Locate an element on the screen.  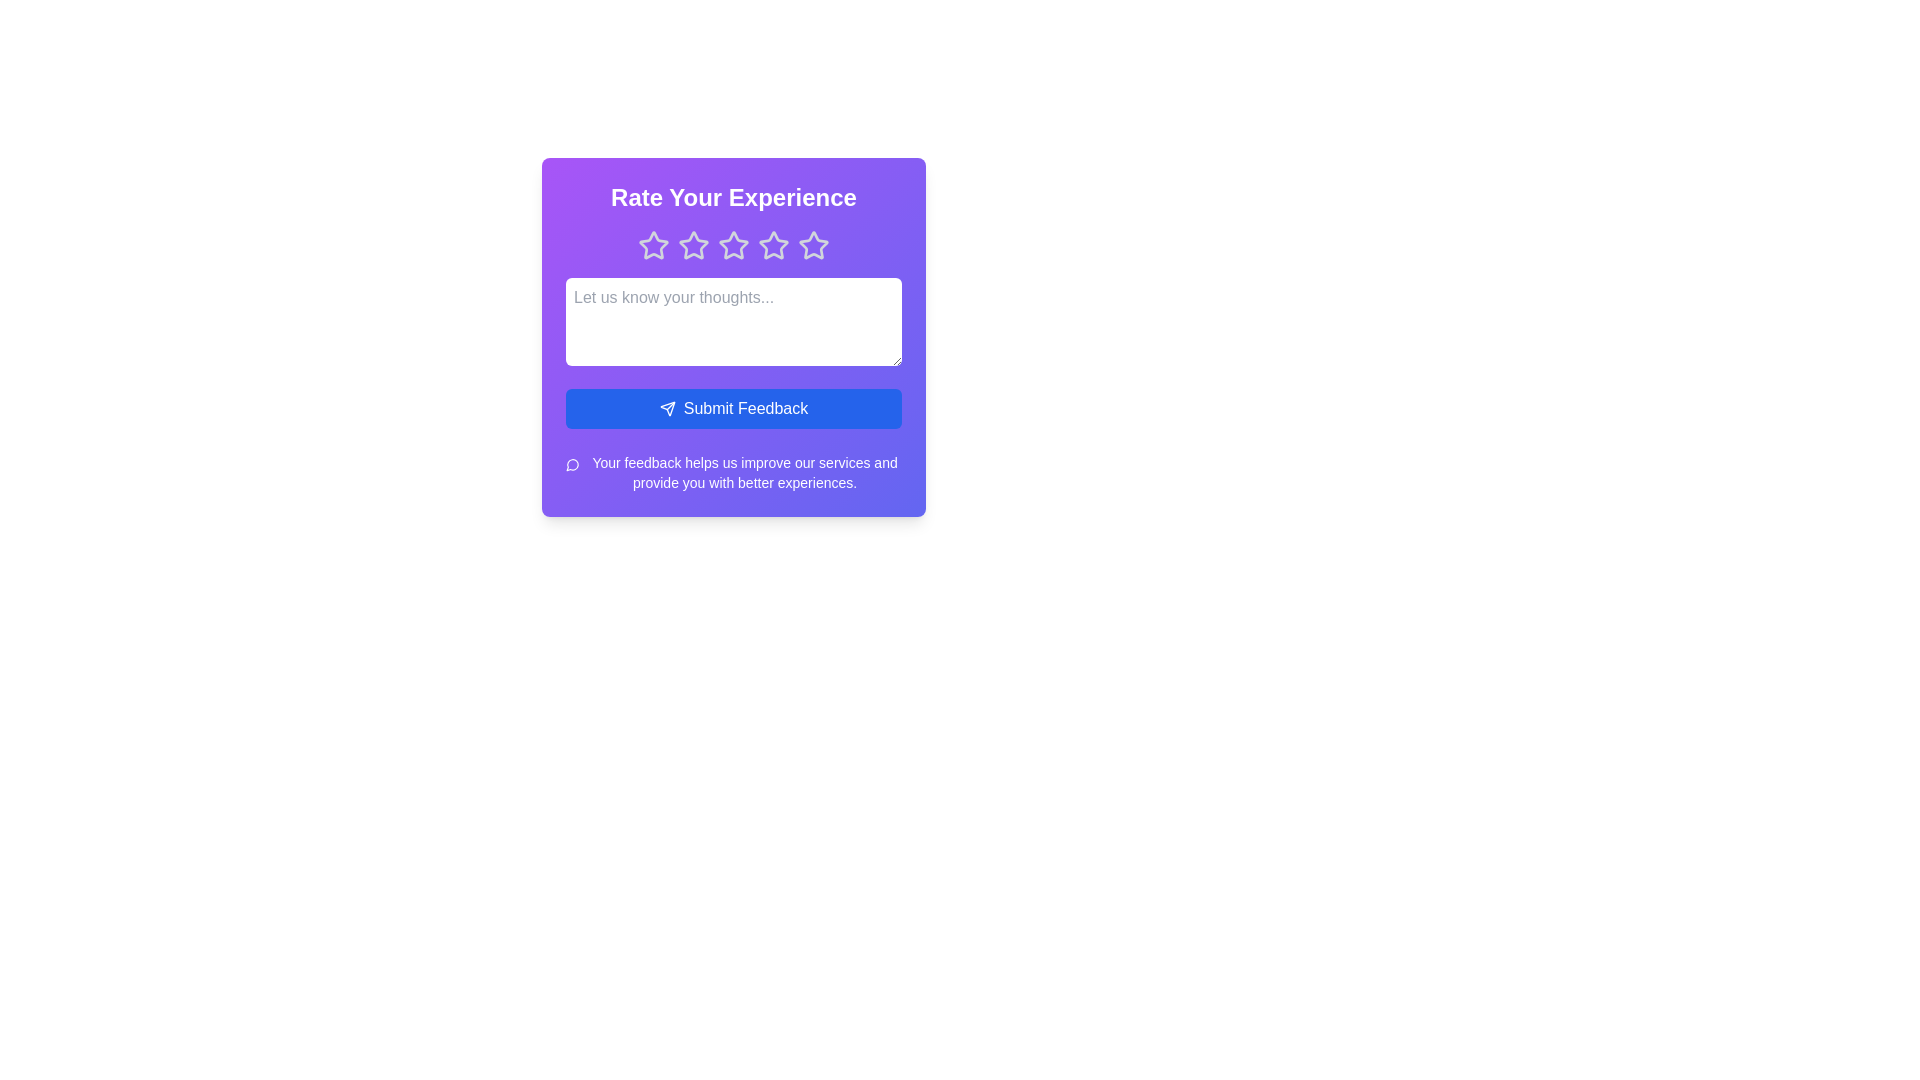
the third star in the horizontal row of inactive rating stars is located at coordinates (733, 245).